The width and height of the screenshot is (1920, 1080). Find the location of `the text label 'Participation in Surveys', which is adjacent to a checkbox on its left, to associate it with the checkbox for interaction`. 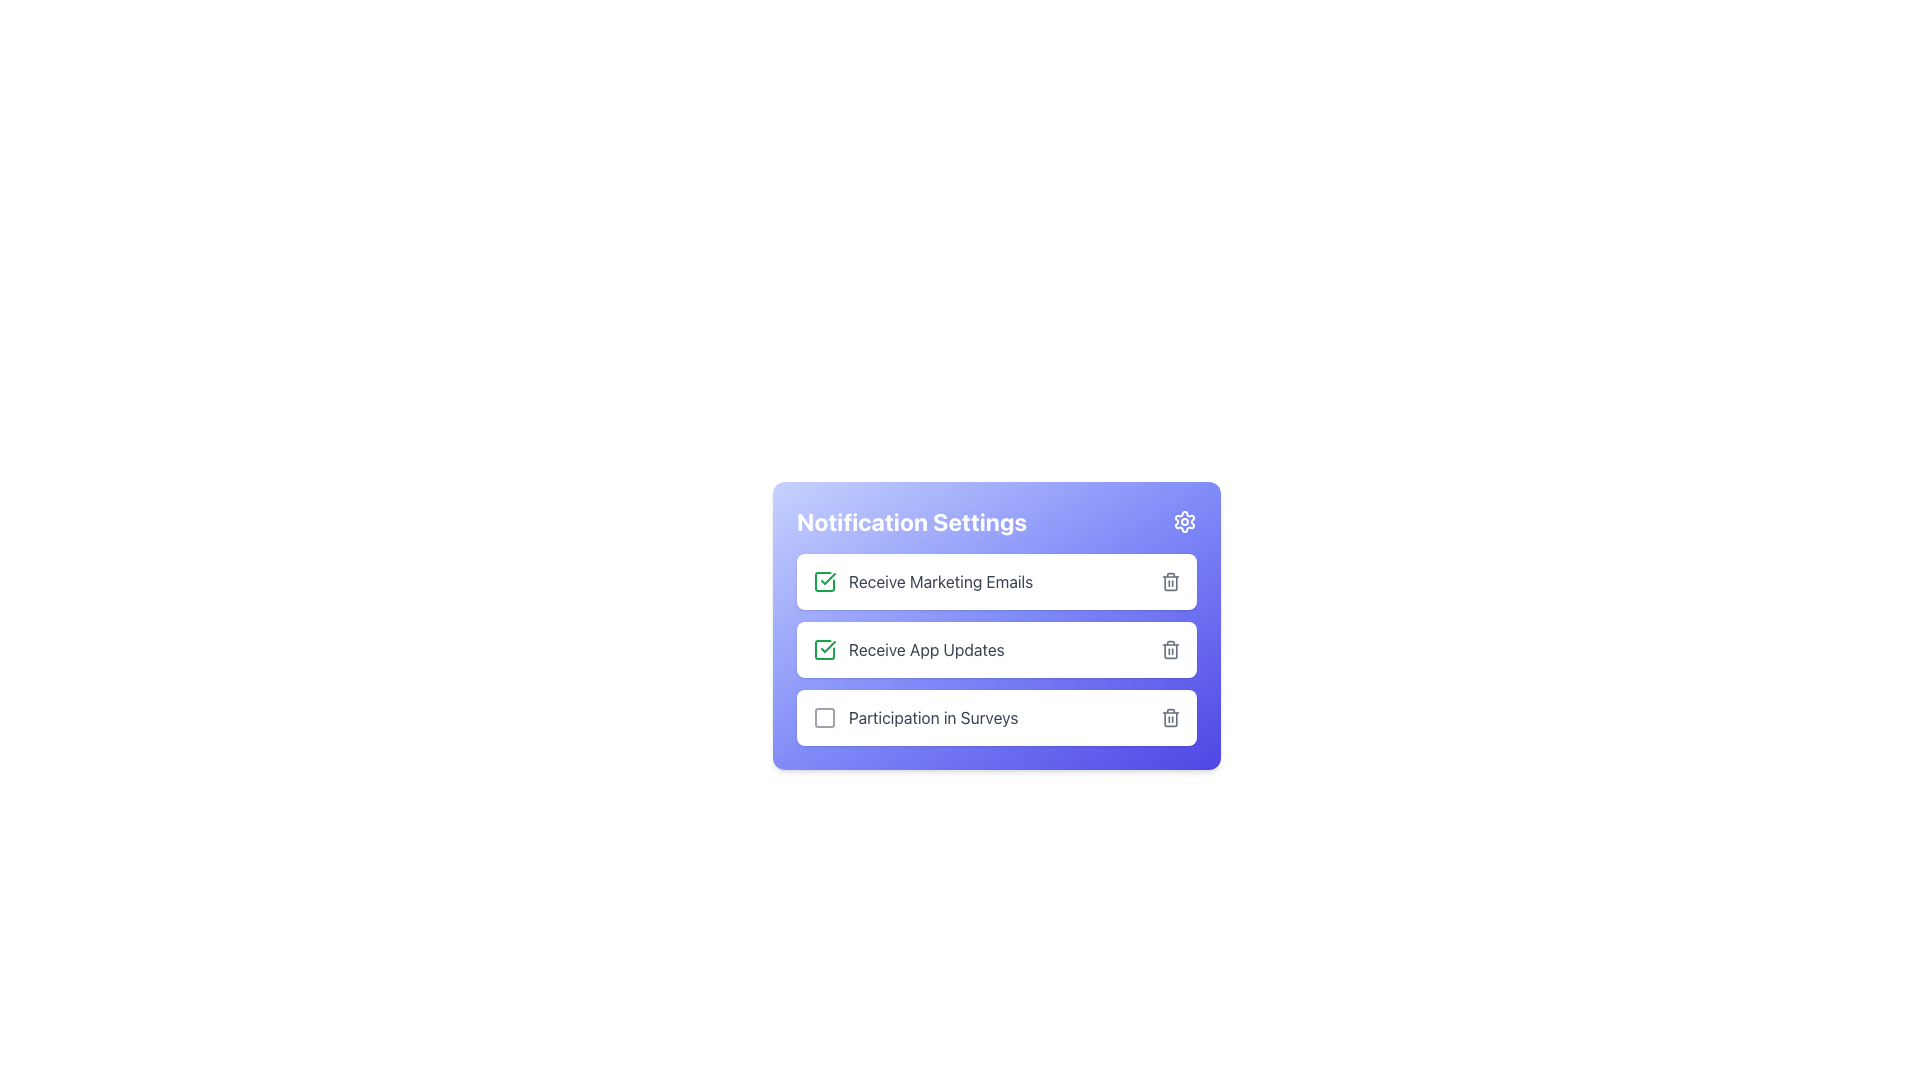

the text label 'Participation in Surveys', which is adjacent to a checkbox on its left, to associate it with the checkbox for interaction is located at coordinates (914, 716).